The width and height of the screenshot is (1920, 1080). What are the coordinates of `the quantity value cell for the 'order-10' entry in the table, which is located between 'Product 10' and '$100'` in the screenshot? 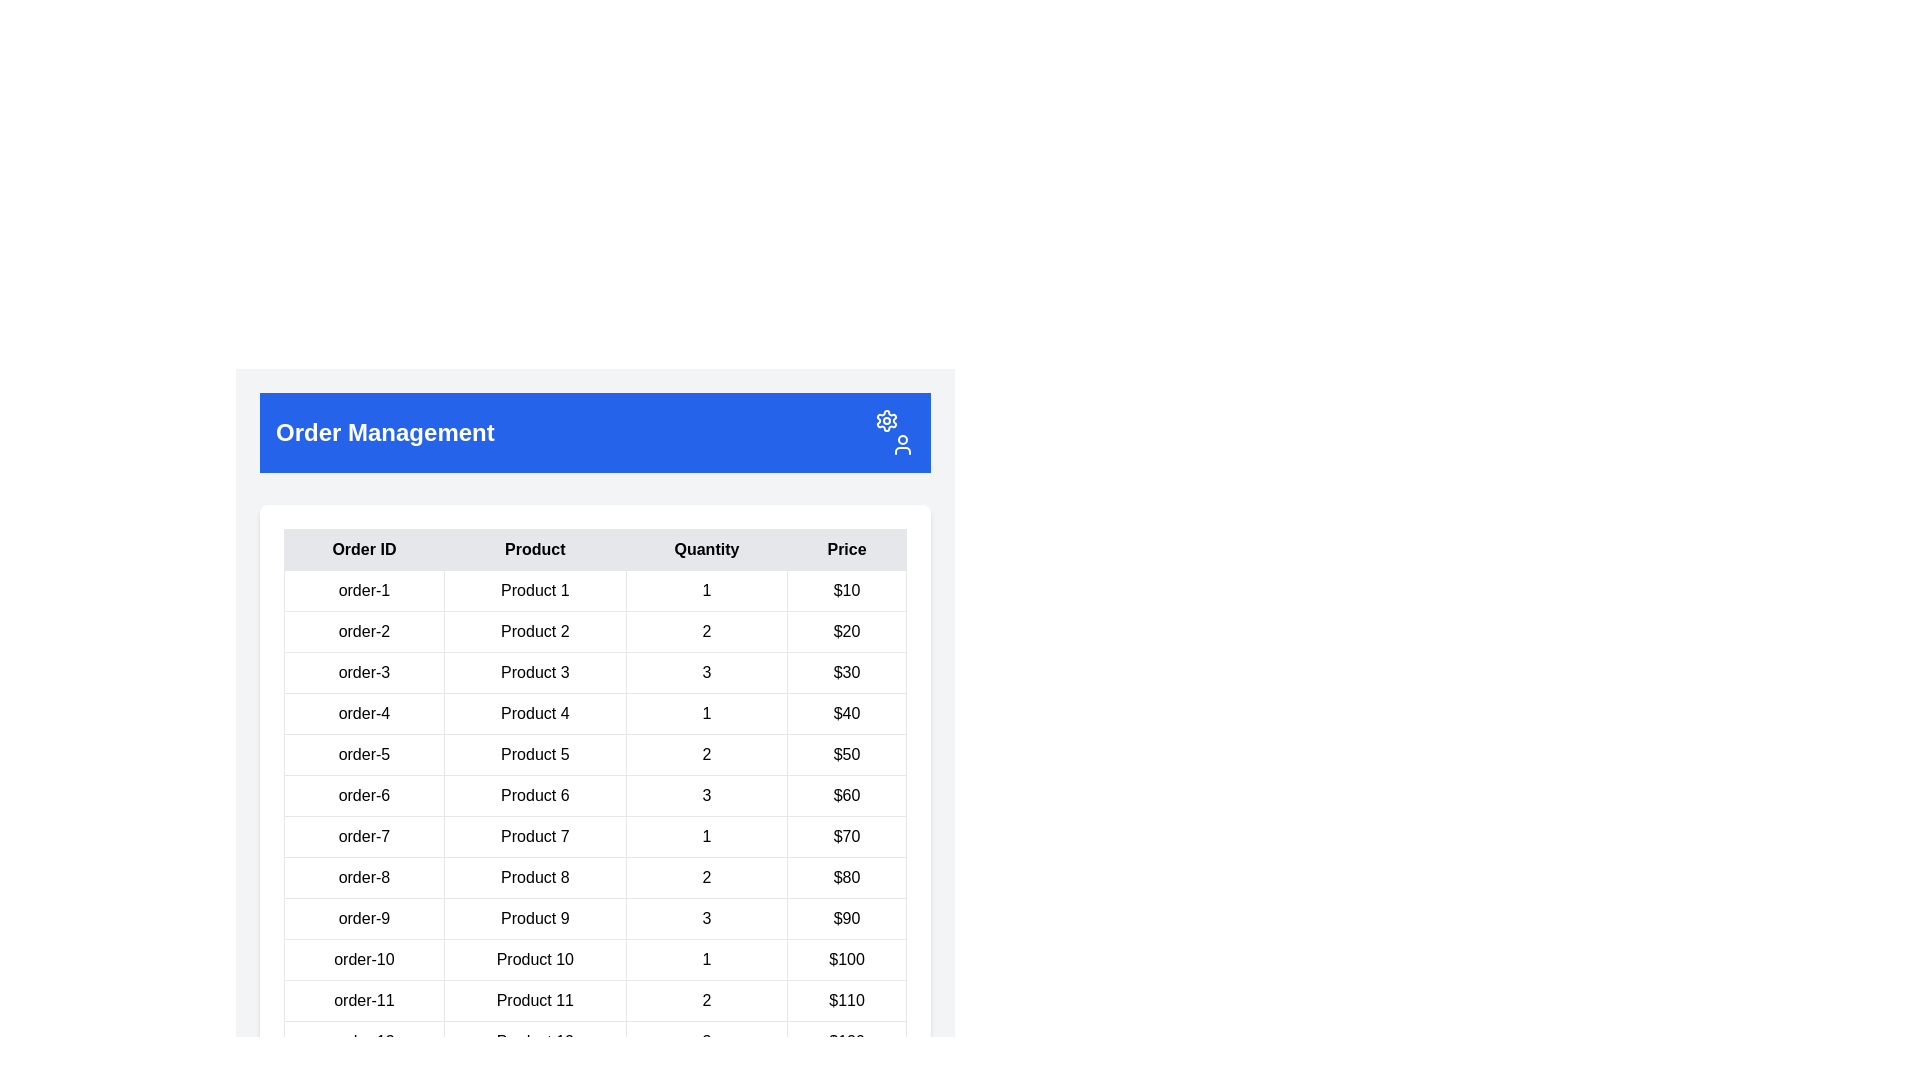 It's located at (706, 959).